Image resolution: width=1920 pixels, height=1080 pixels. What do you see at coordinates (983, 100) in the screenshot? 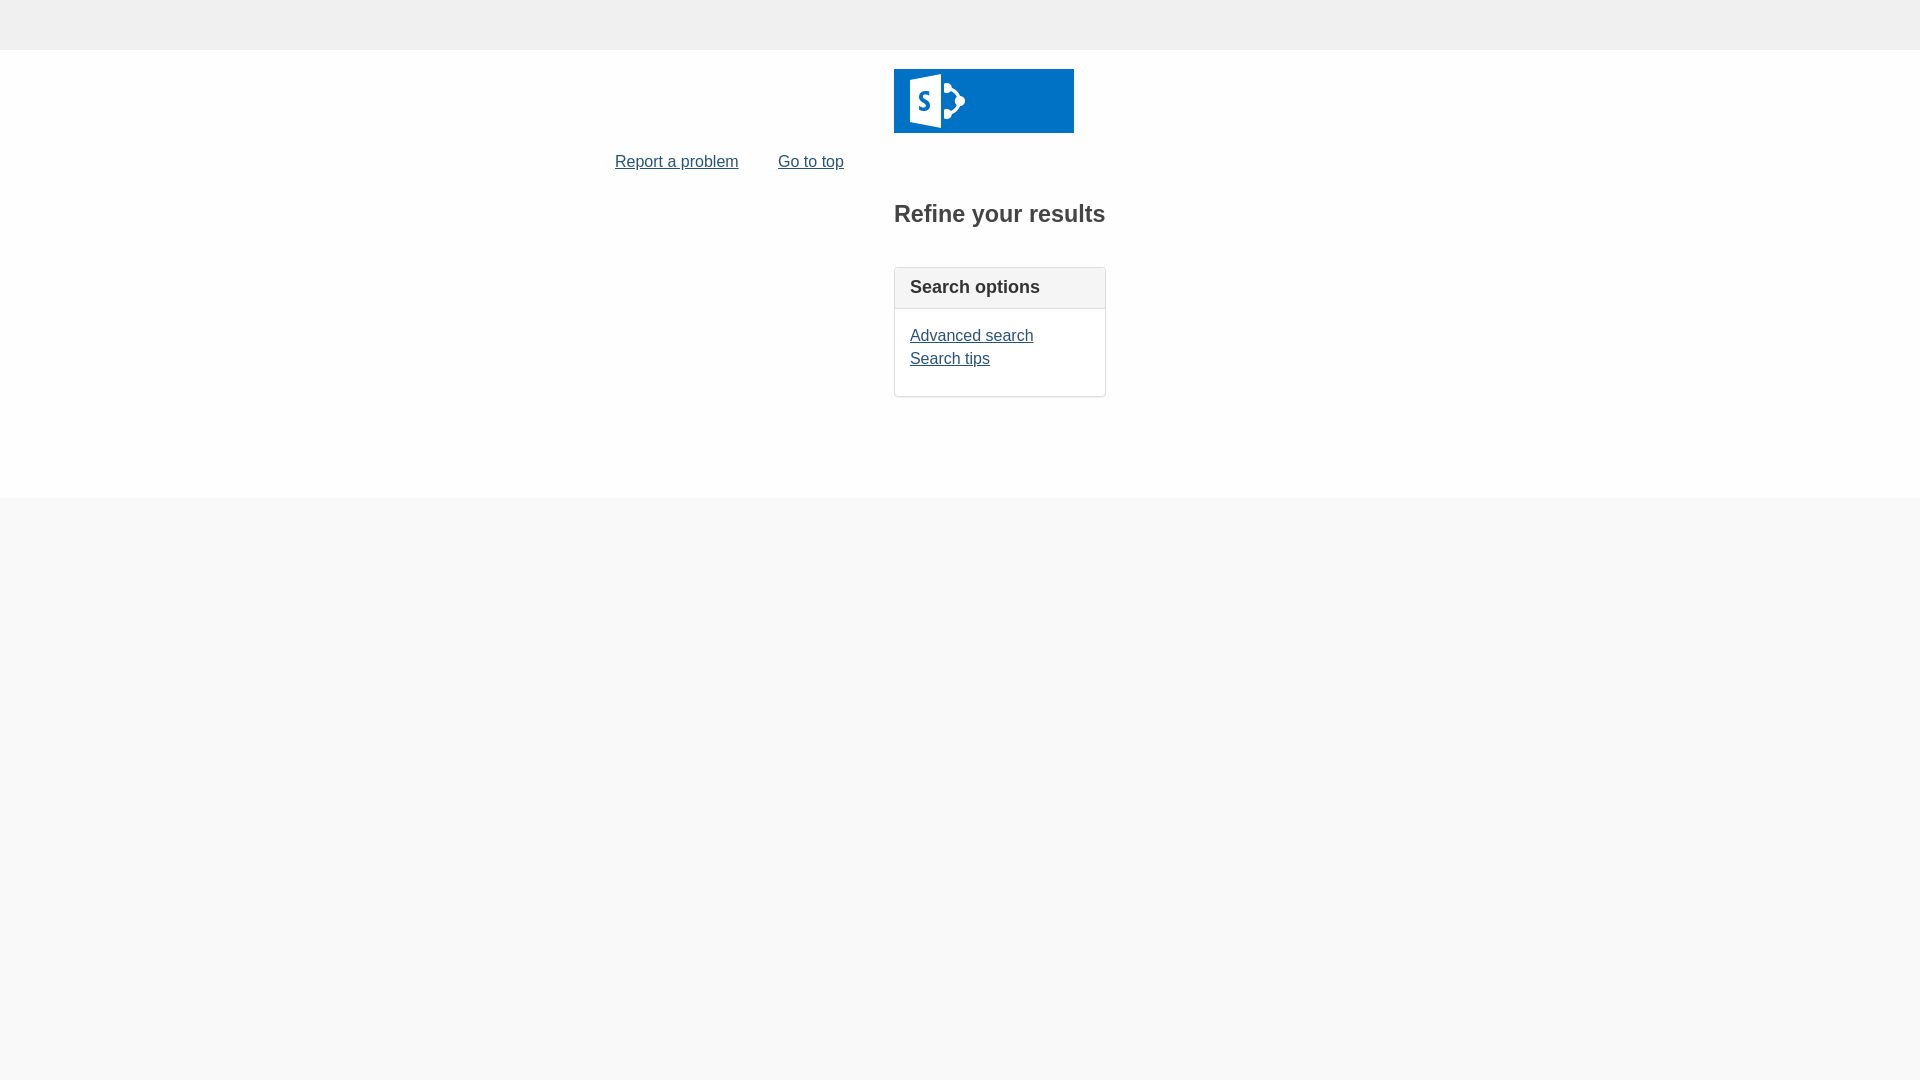
I see `'Search'` at bounding box center [983, 100].